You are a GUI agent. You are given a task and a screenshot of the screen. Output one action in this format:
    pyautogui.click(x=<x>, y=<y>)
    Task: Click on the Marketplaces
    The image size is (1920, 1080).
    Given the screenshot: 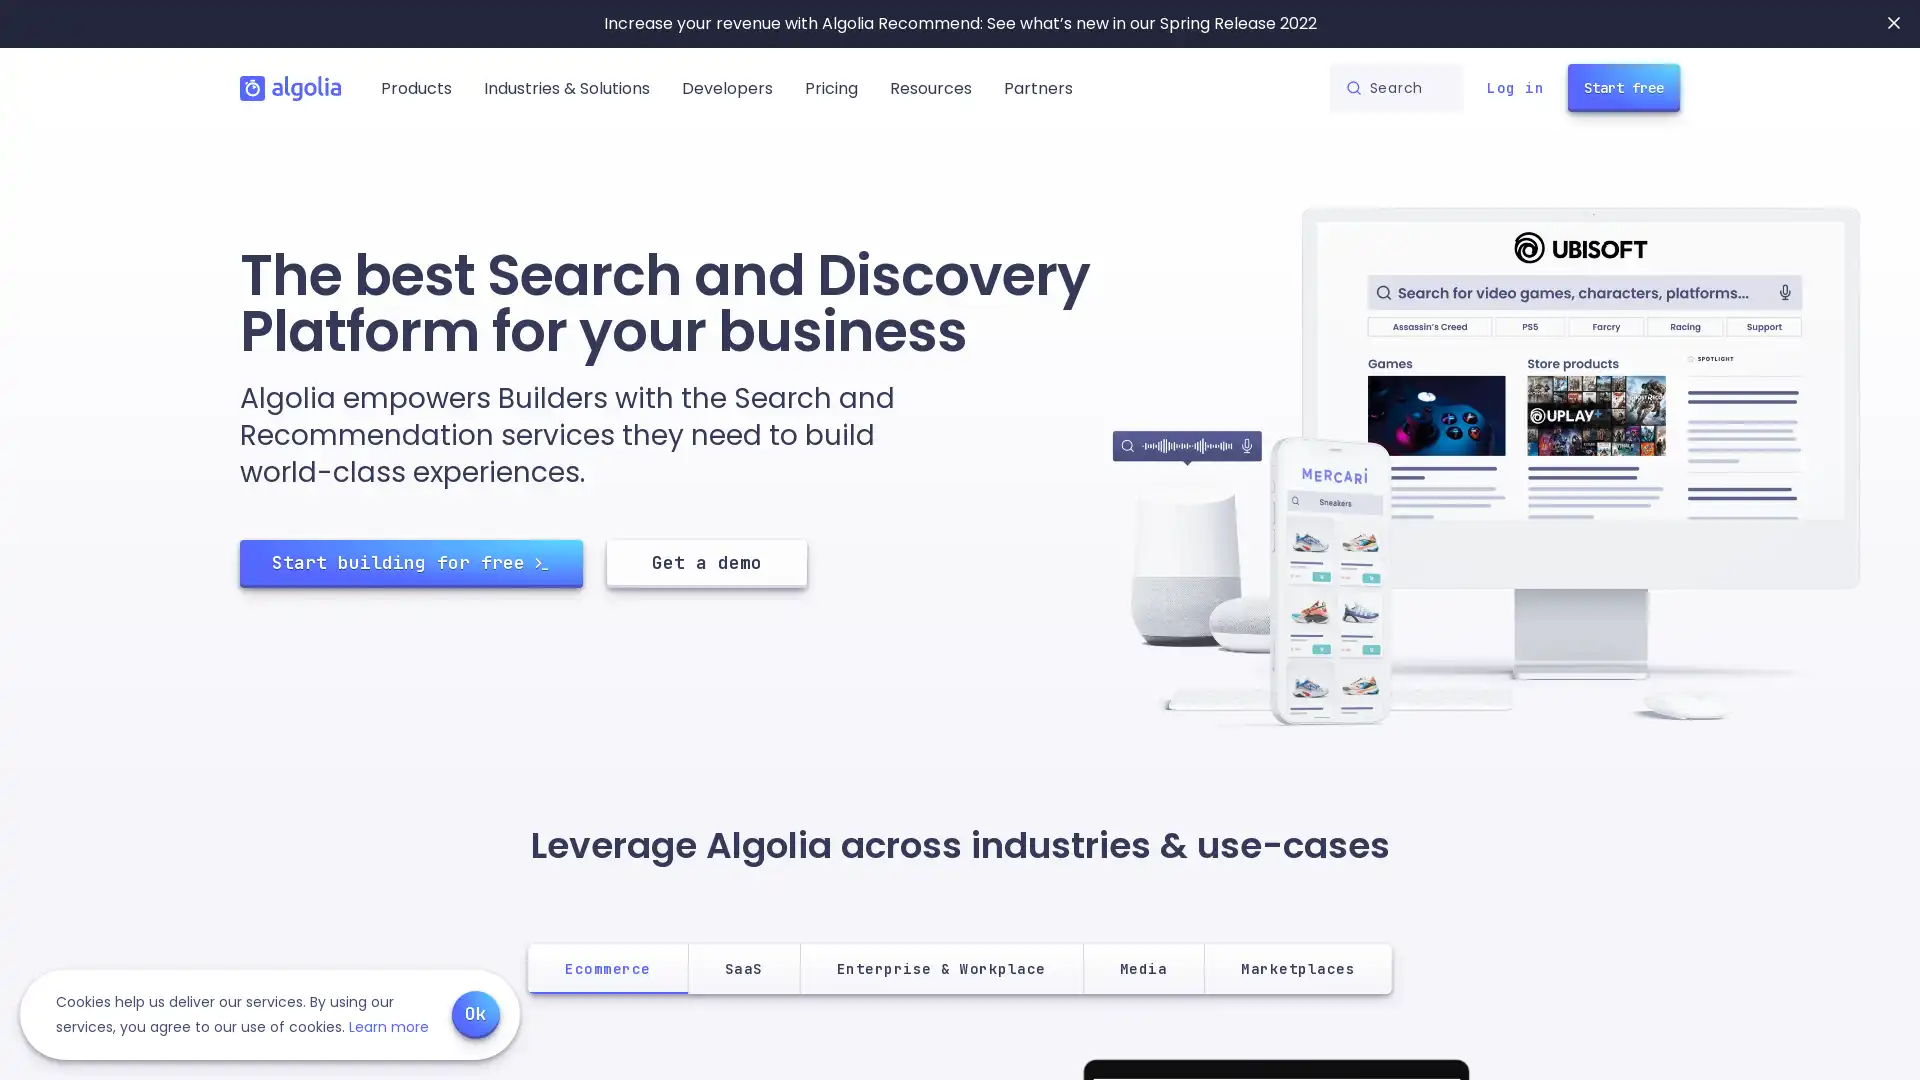 What is the action you would take?
    pyautogui.click(x=1297, y=967)
    